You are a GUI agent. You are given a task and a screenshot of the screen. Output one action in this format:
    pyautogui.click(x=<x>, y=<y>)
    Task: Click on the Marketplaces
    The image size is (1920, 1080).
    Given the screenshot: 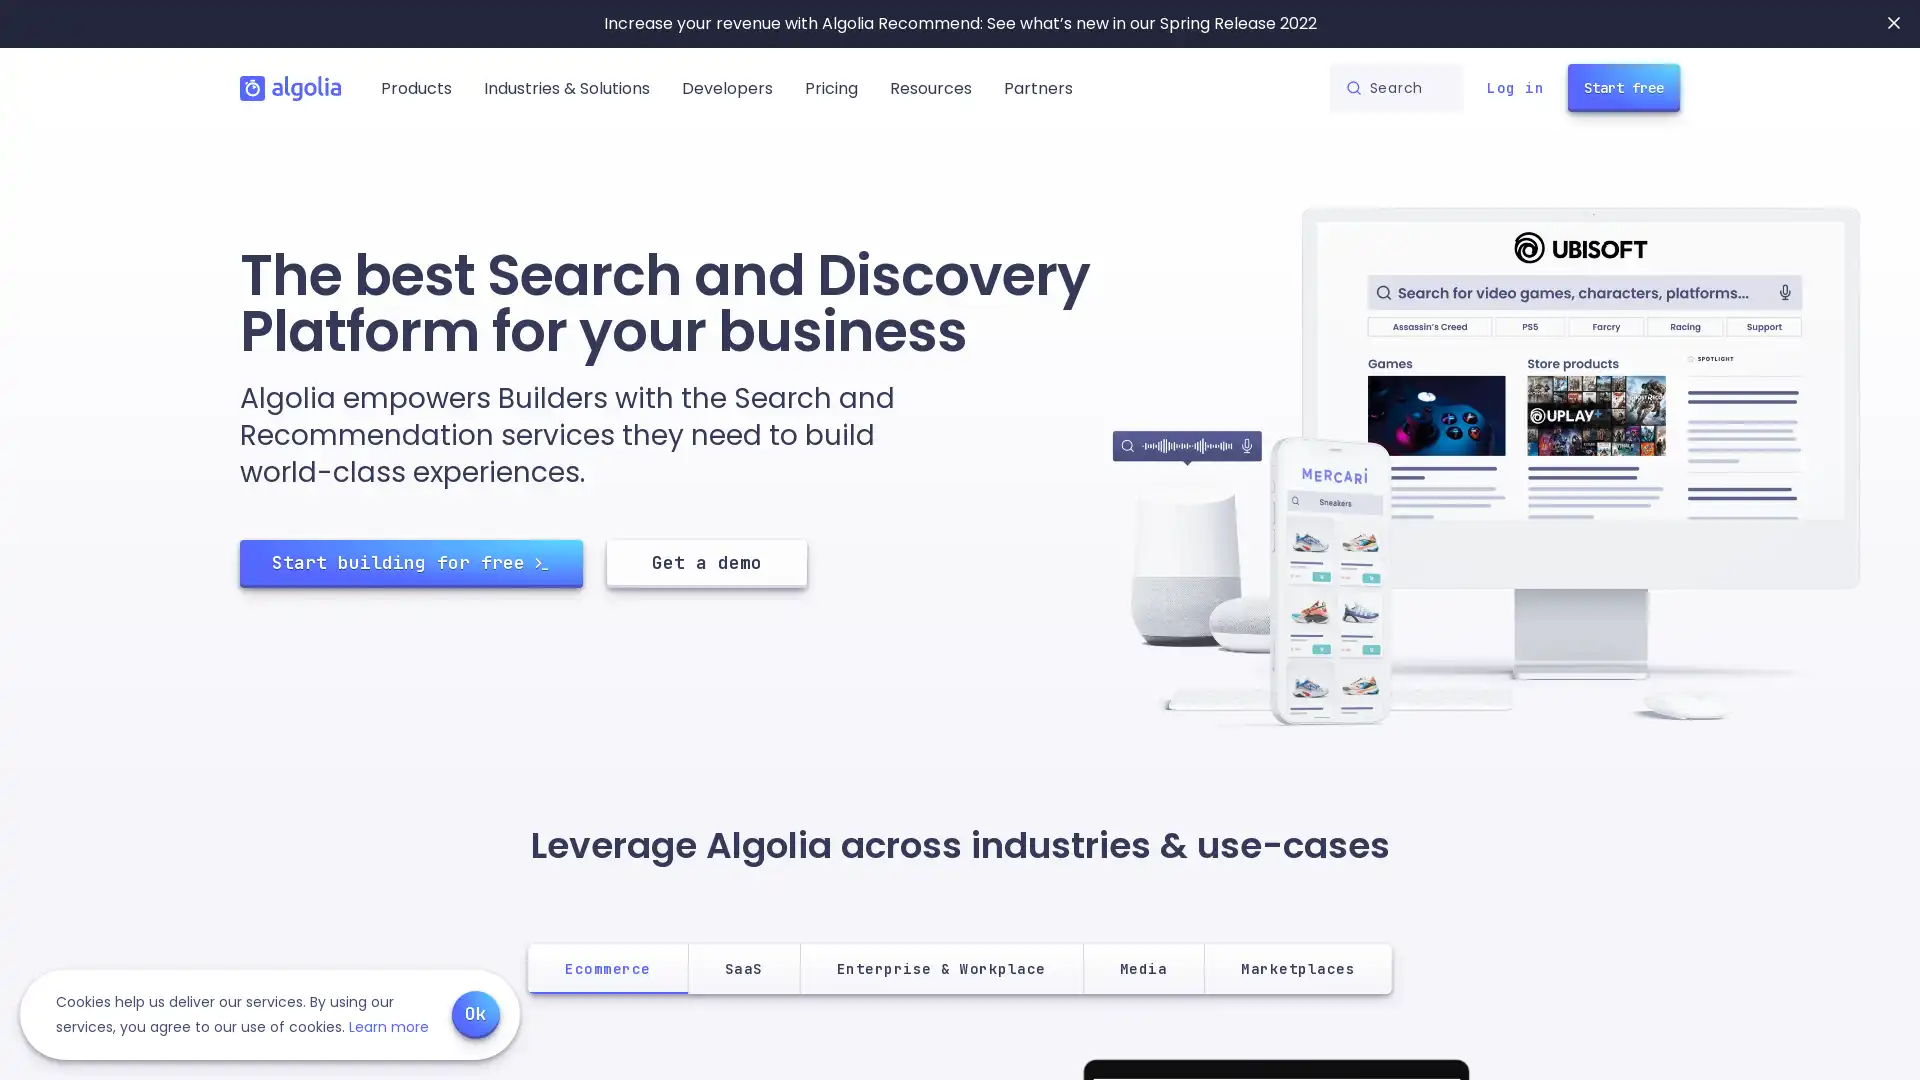 What is the action you would take?
    pyautogui.click(x=1297, y=967)
    